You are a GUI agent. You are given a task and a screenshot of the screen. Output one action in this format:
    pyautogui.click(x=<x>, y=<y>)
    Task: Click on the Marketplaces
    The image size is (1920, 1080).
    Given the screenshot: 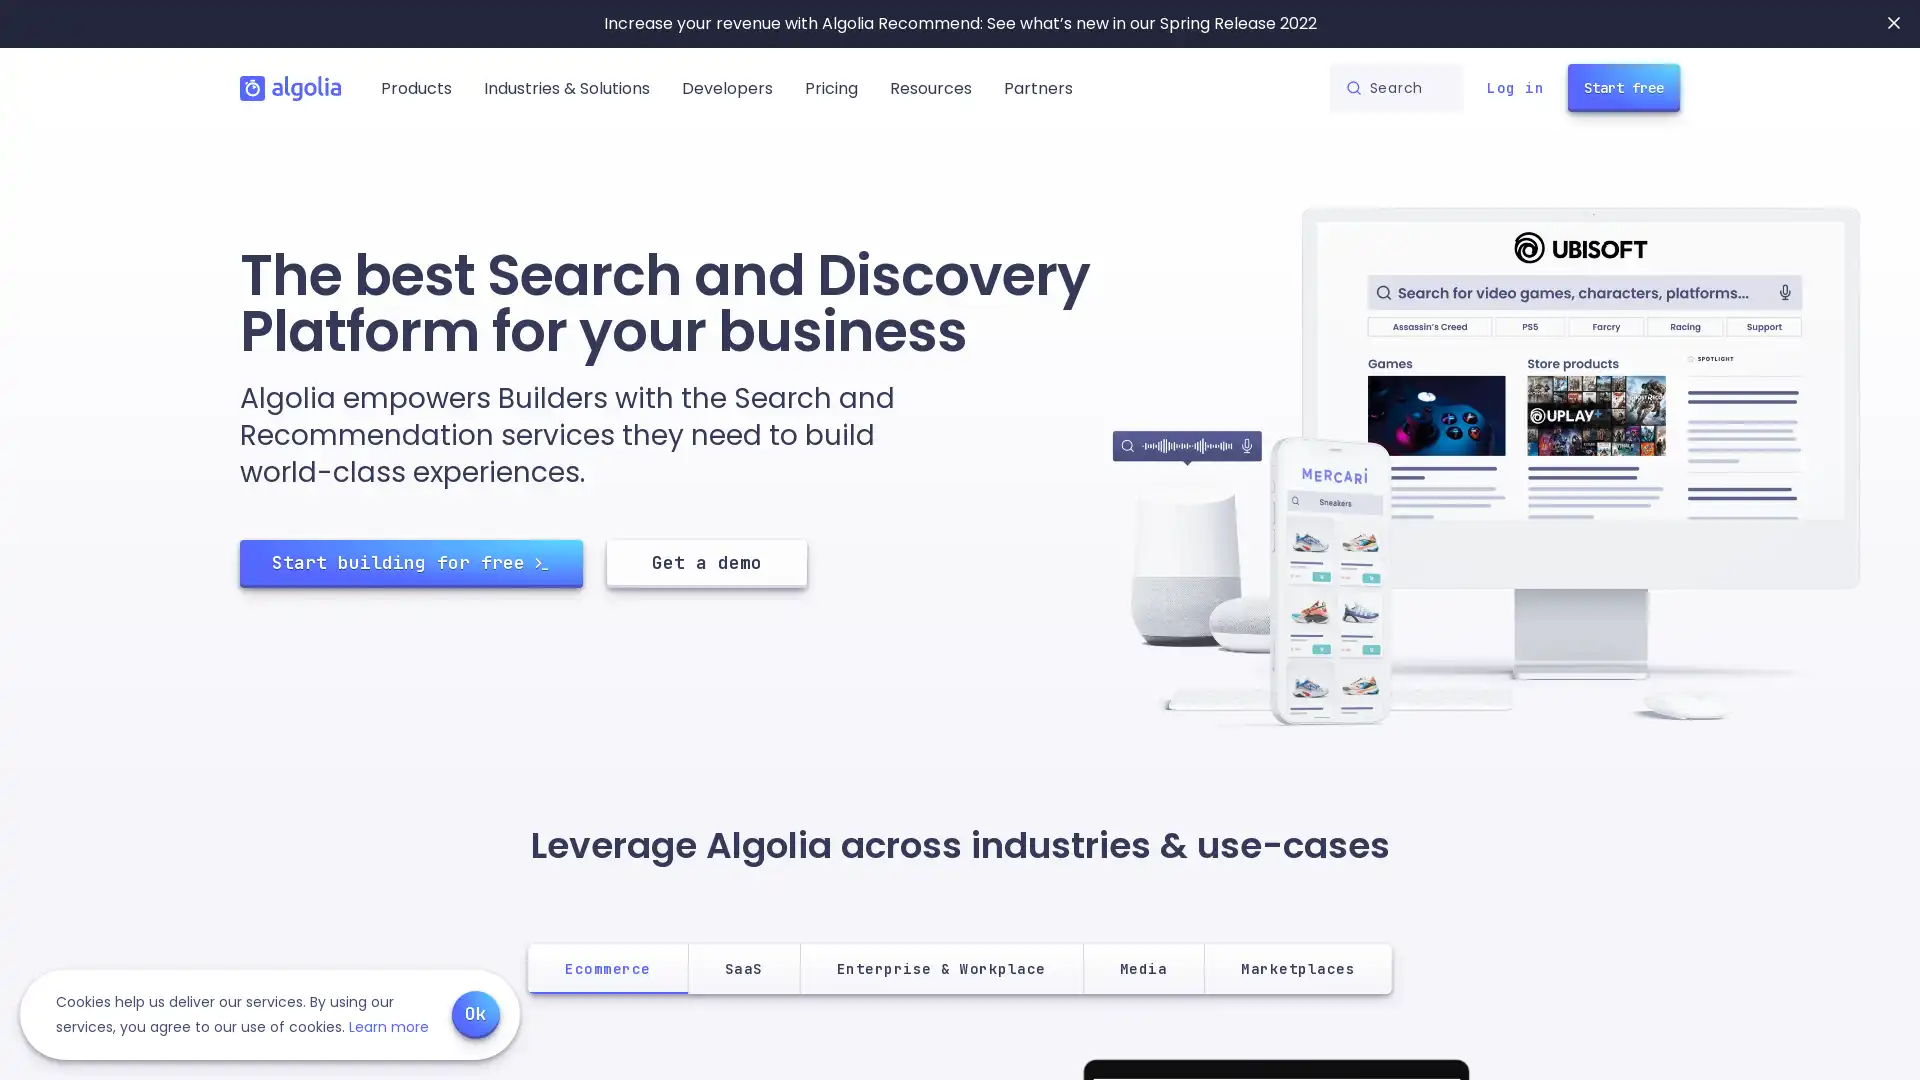 What is the action you would take?
    pyautogui.click(x=1297, y=967)
    